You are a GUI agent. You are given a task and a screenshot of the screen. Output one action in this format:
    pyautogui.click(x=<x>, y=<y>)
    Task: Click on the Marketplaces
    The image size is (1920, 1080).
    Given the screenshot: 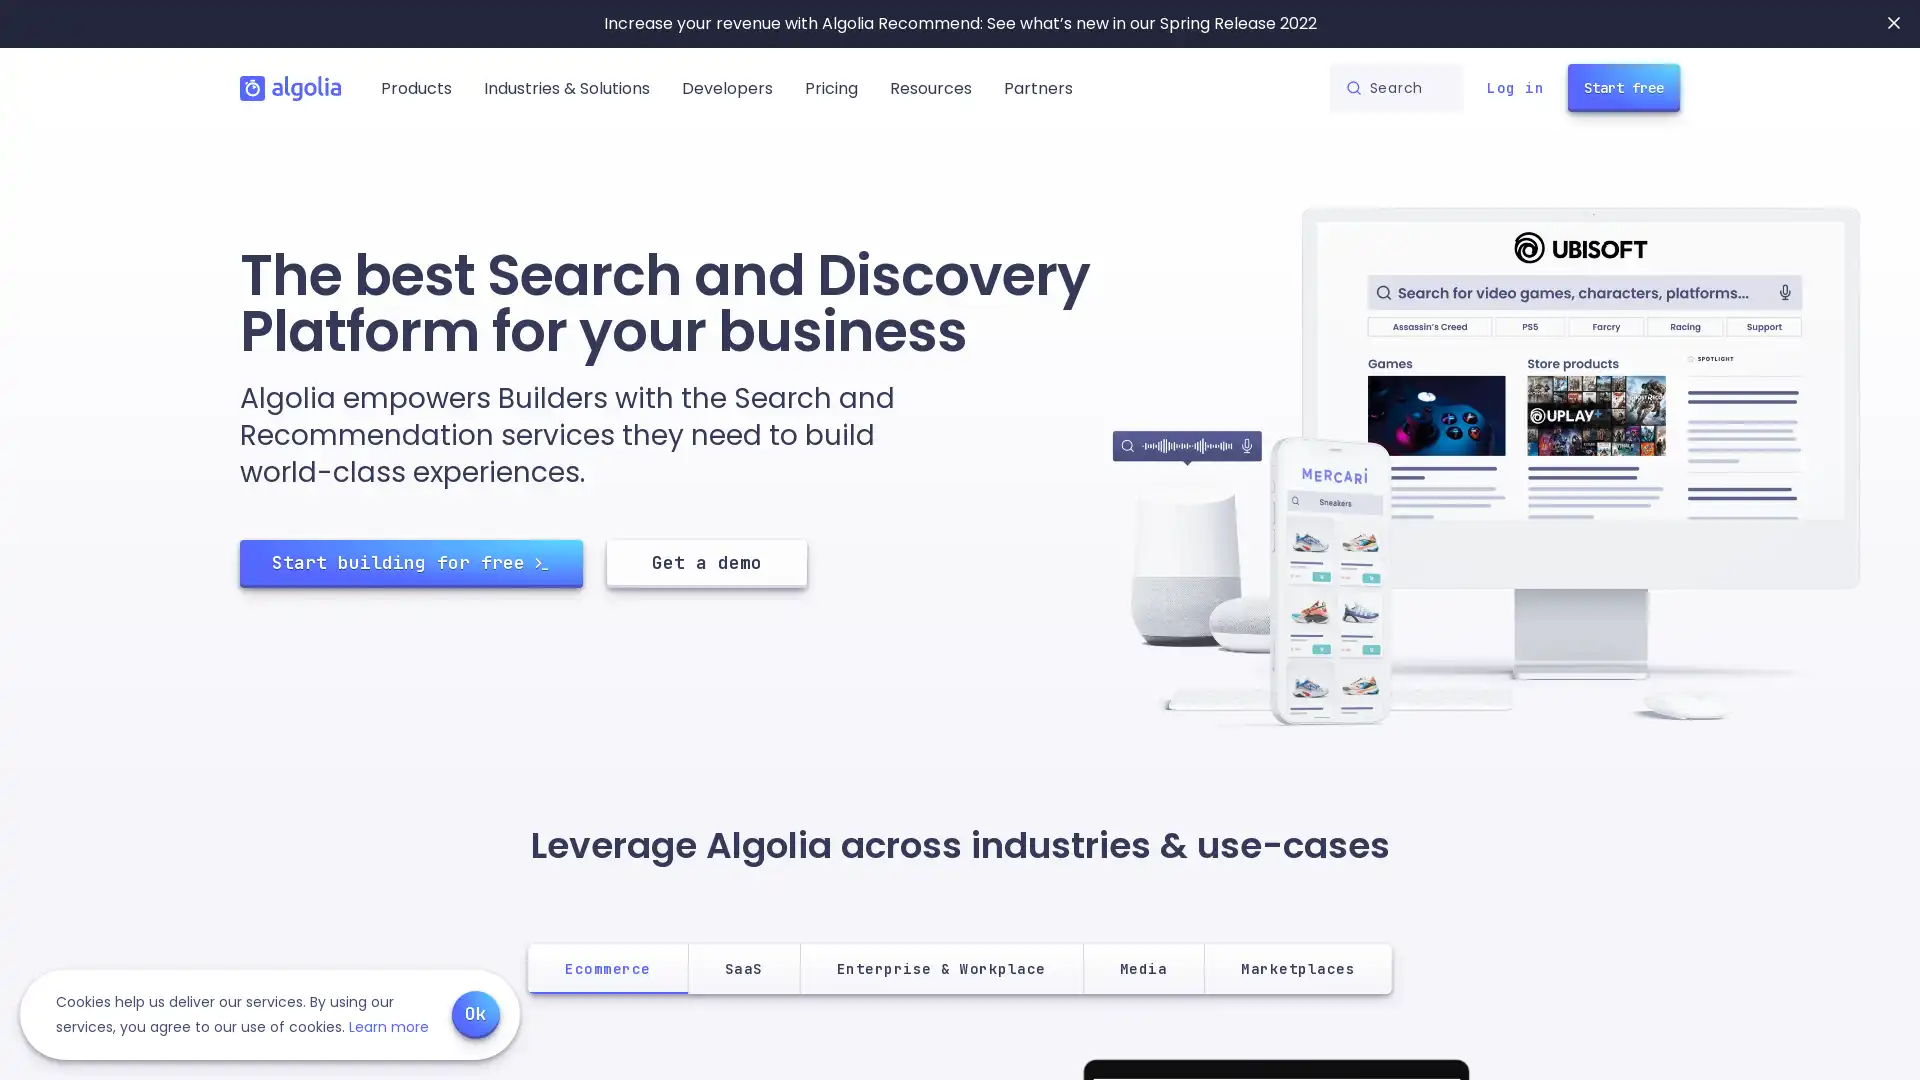 What is the action you would take?
    pyautogui.click(x=1297, y=967)
    